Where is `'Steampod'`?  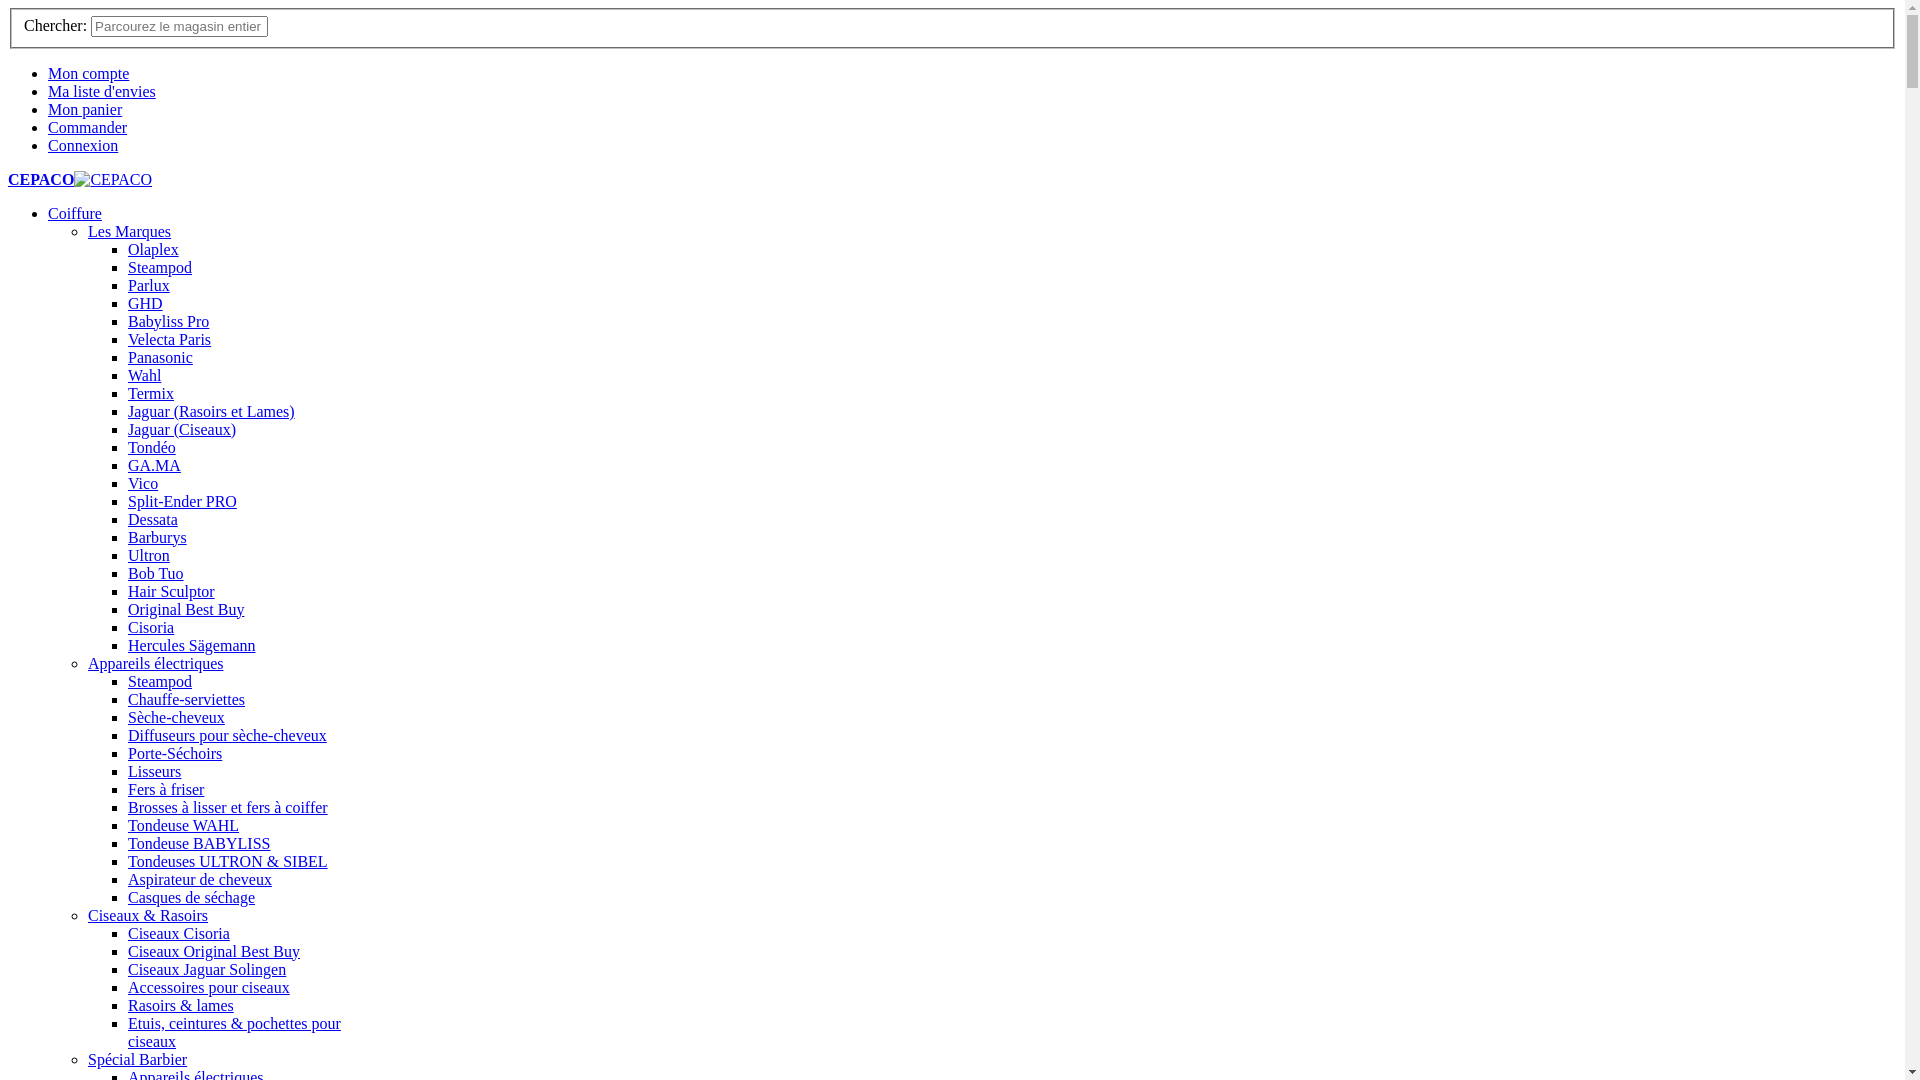
'Steampod' is located at coordinates (158, 266).